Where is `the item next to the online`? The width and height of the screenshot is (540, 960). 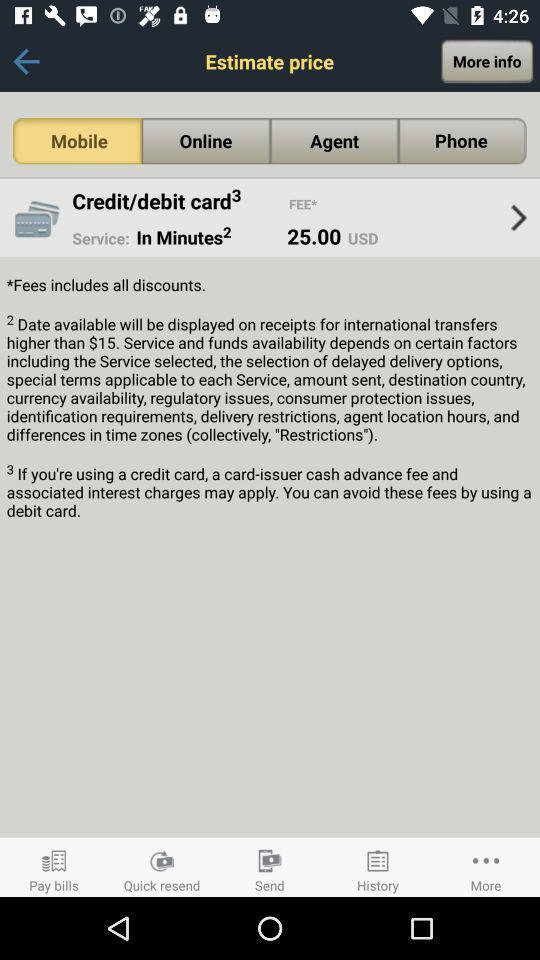
the item next to the online is located at coordinates (76, 140).